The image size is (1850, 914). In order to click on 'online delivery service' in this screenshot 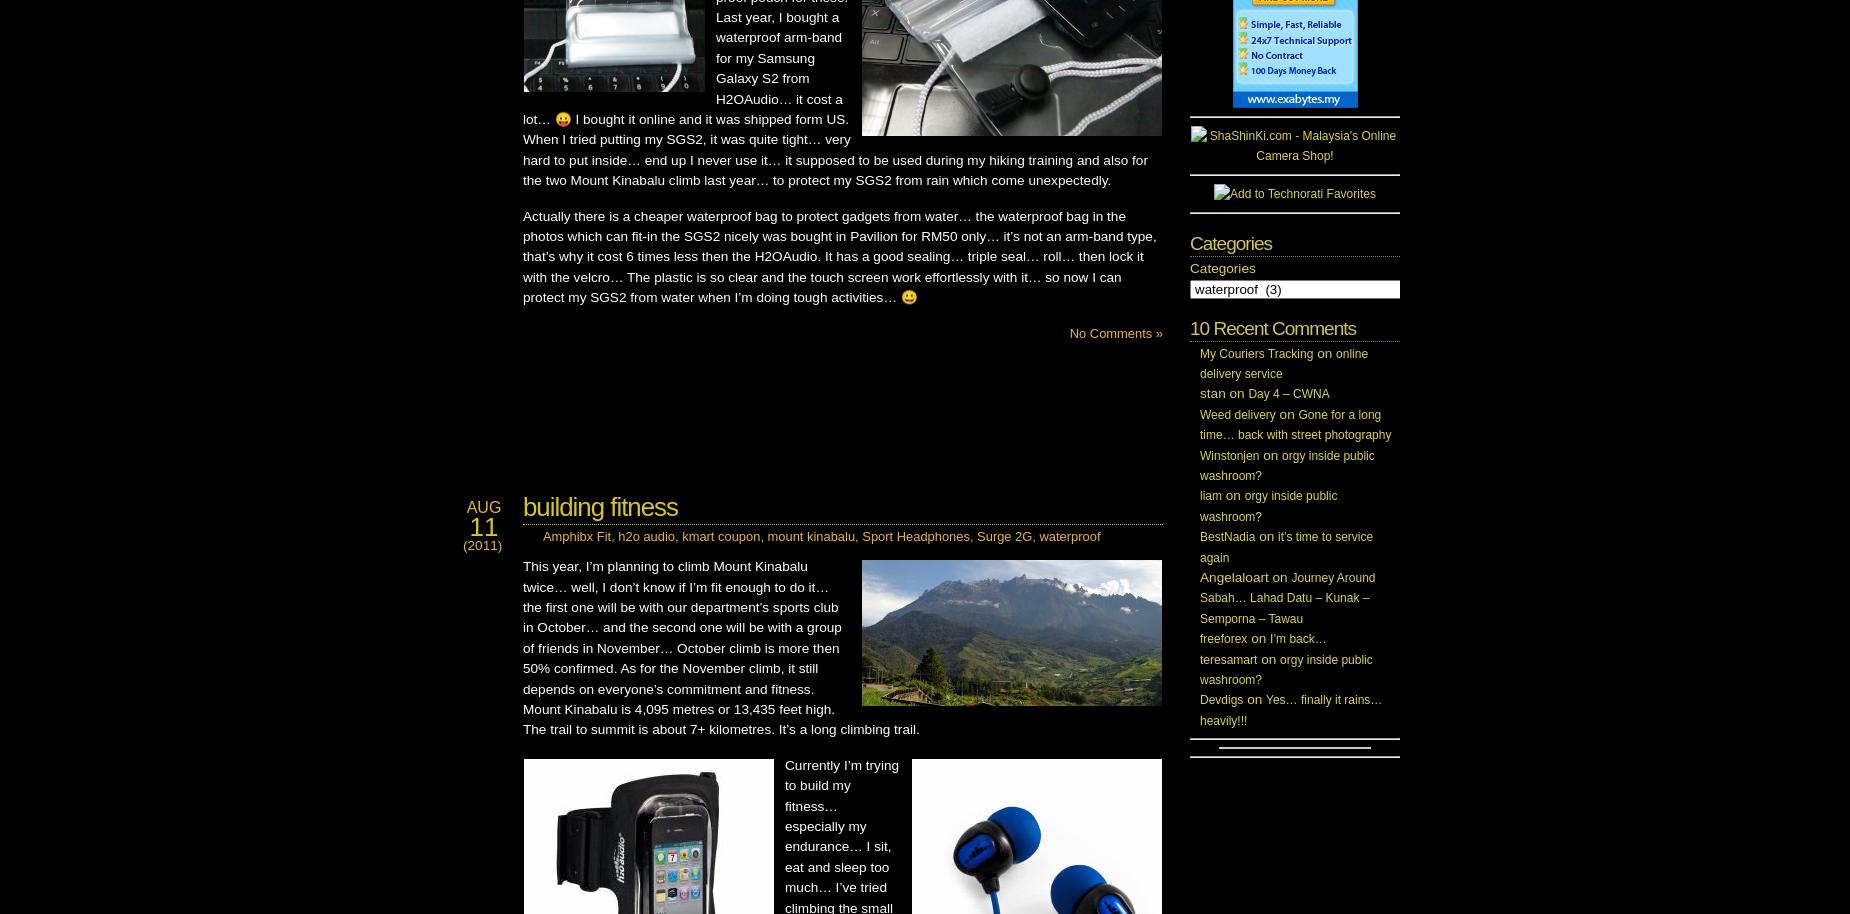, I will do `click(1283, 362)`.